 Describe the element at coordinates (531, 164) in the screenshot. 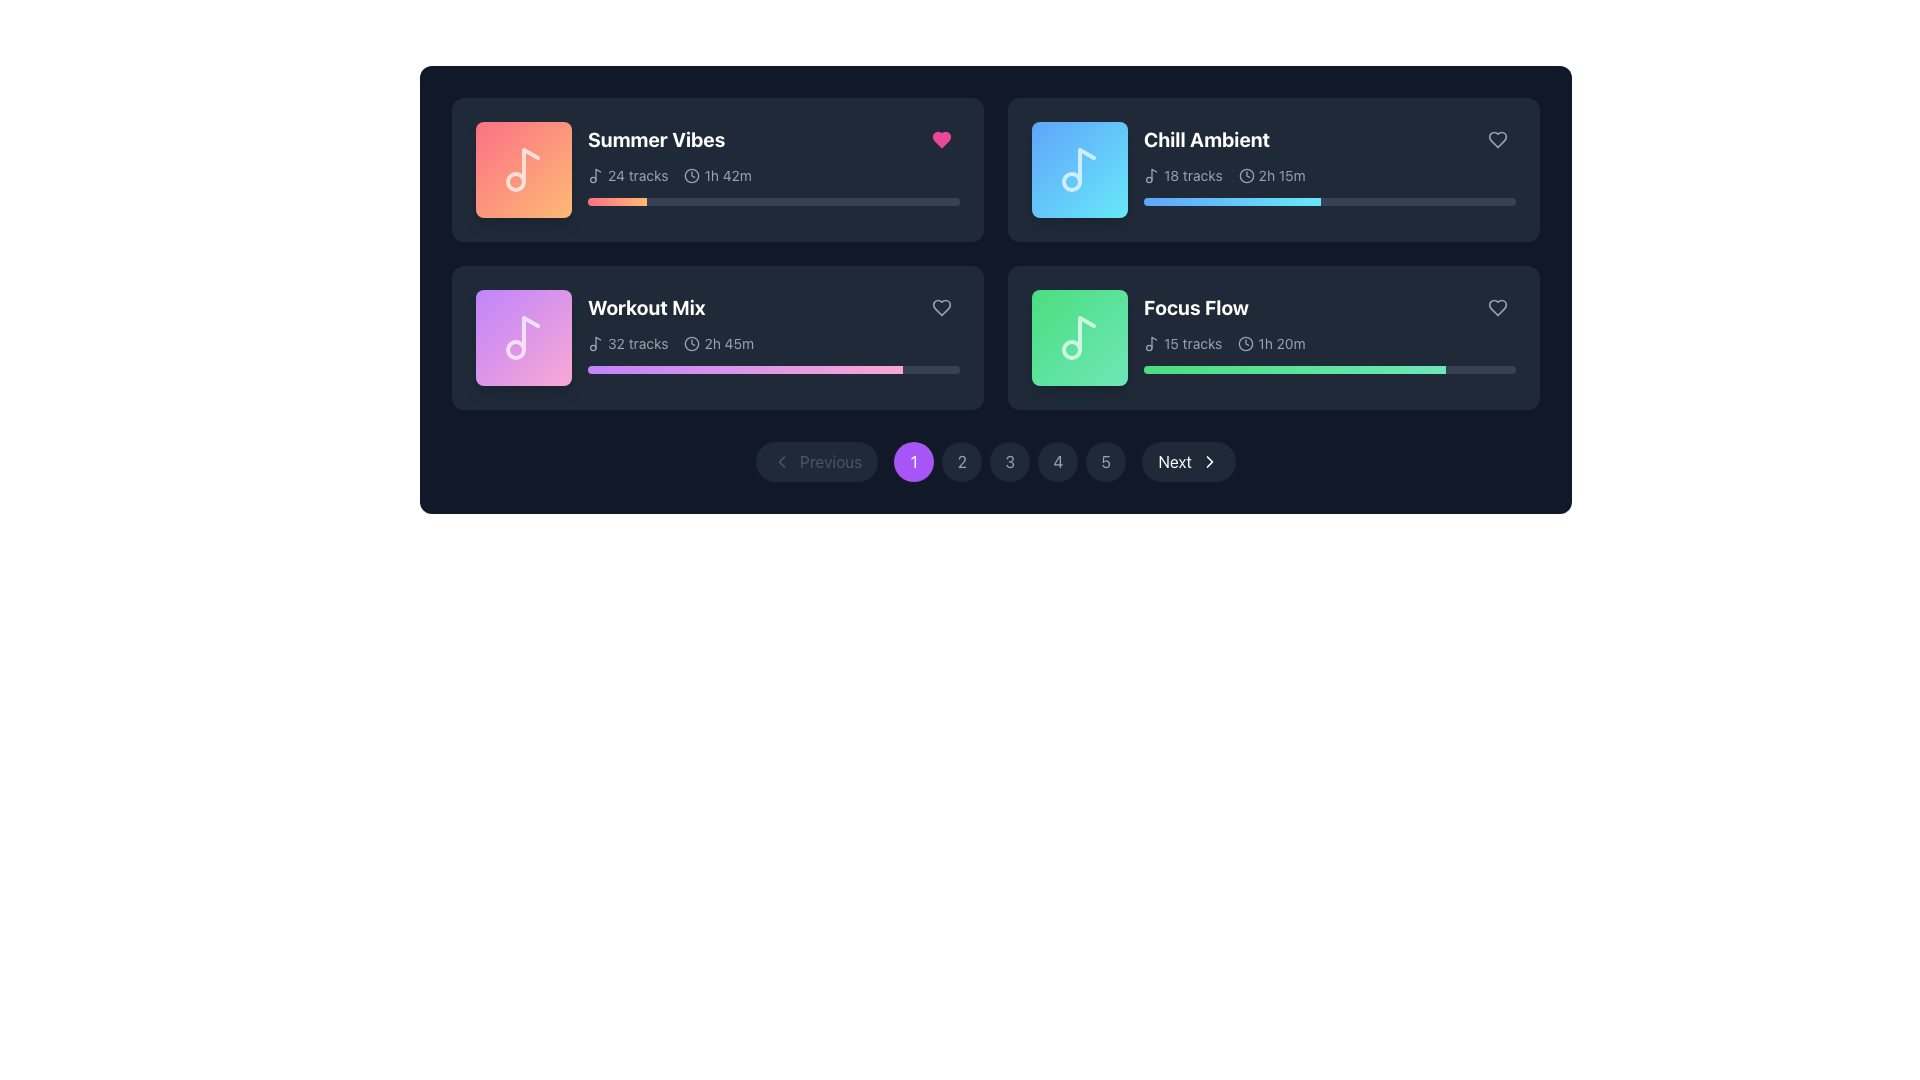

I see `the surrounding card of the 'Summer Vibes' interface, located in the top-left corner, which features a music or audio-related graphical icon` at that location.